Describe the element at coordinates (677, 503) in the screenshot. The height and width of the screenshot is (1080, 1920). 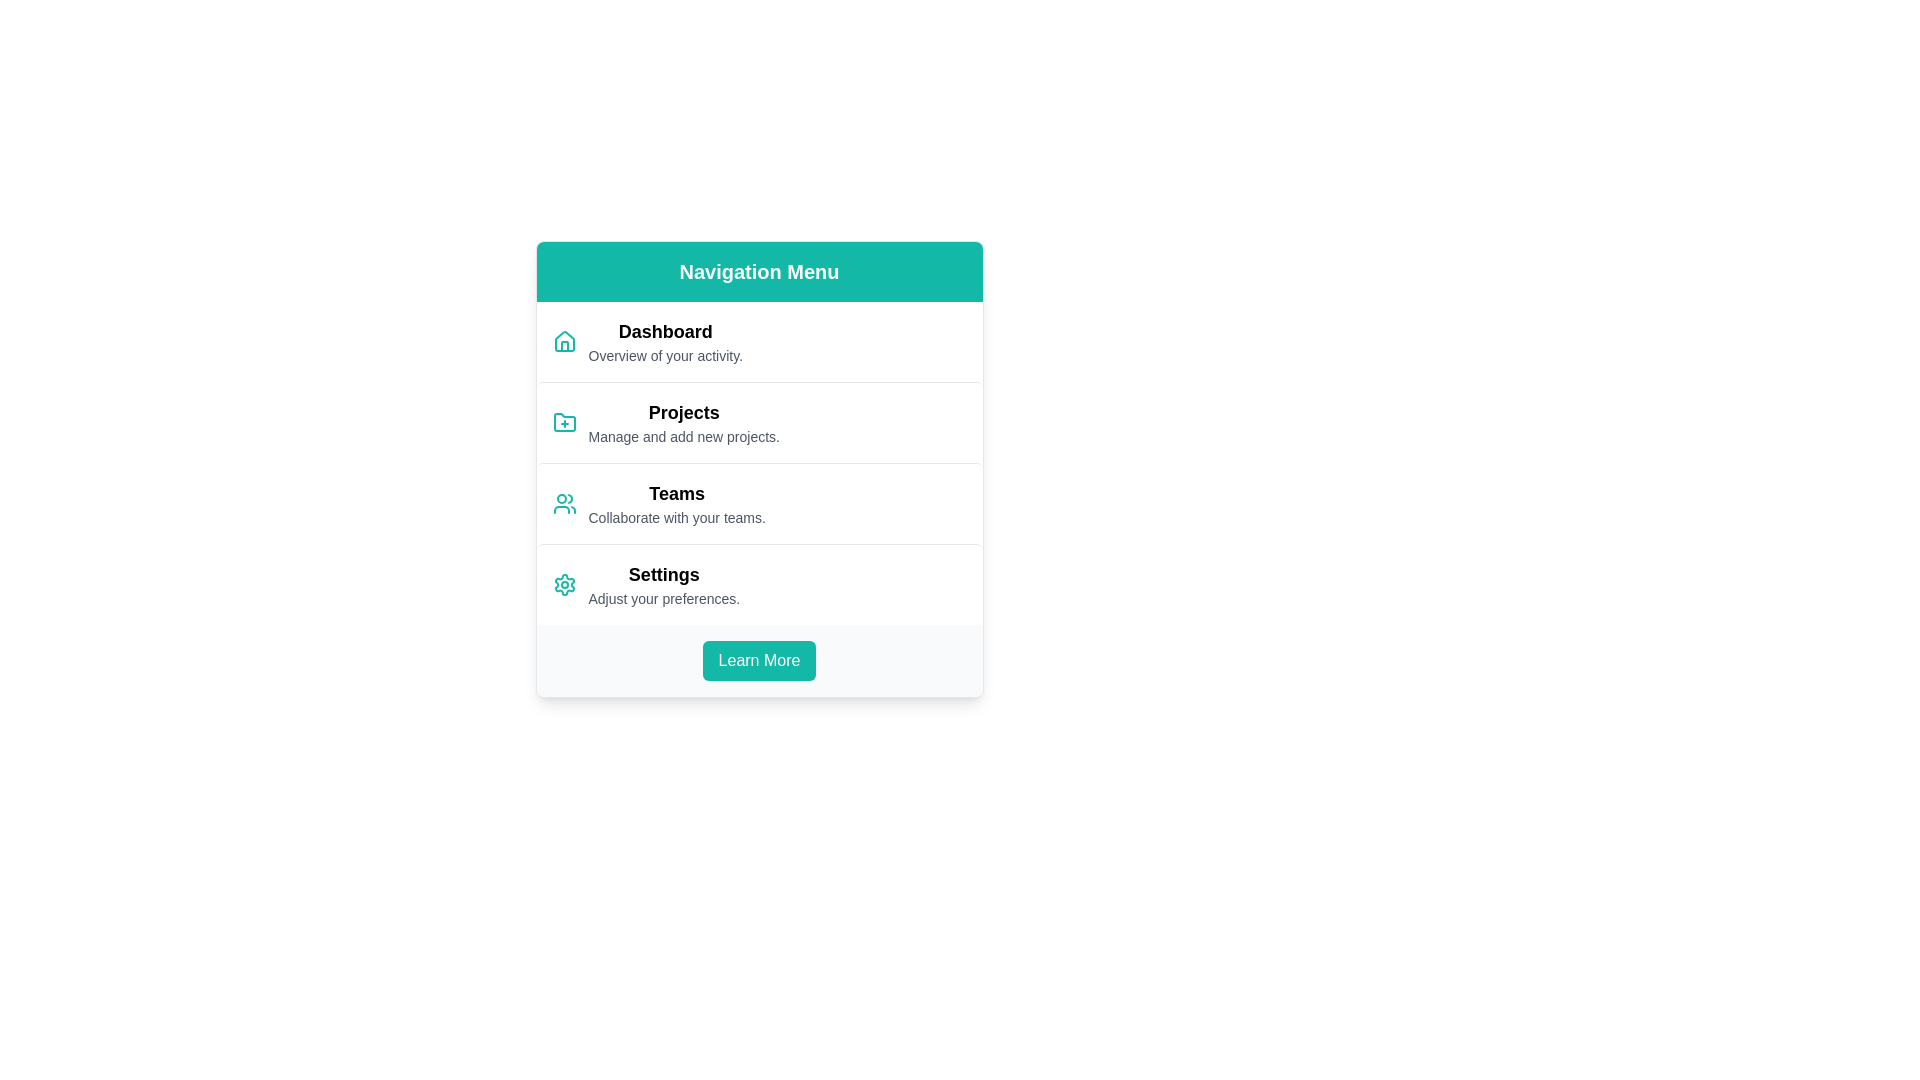
I see `the menu item labeled 'Teams', which consists of a bolded title and a description` at that location.